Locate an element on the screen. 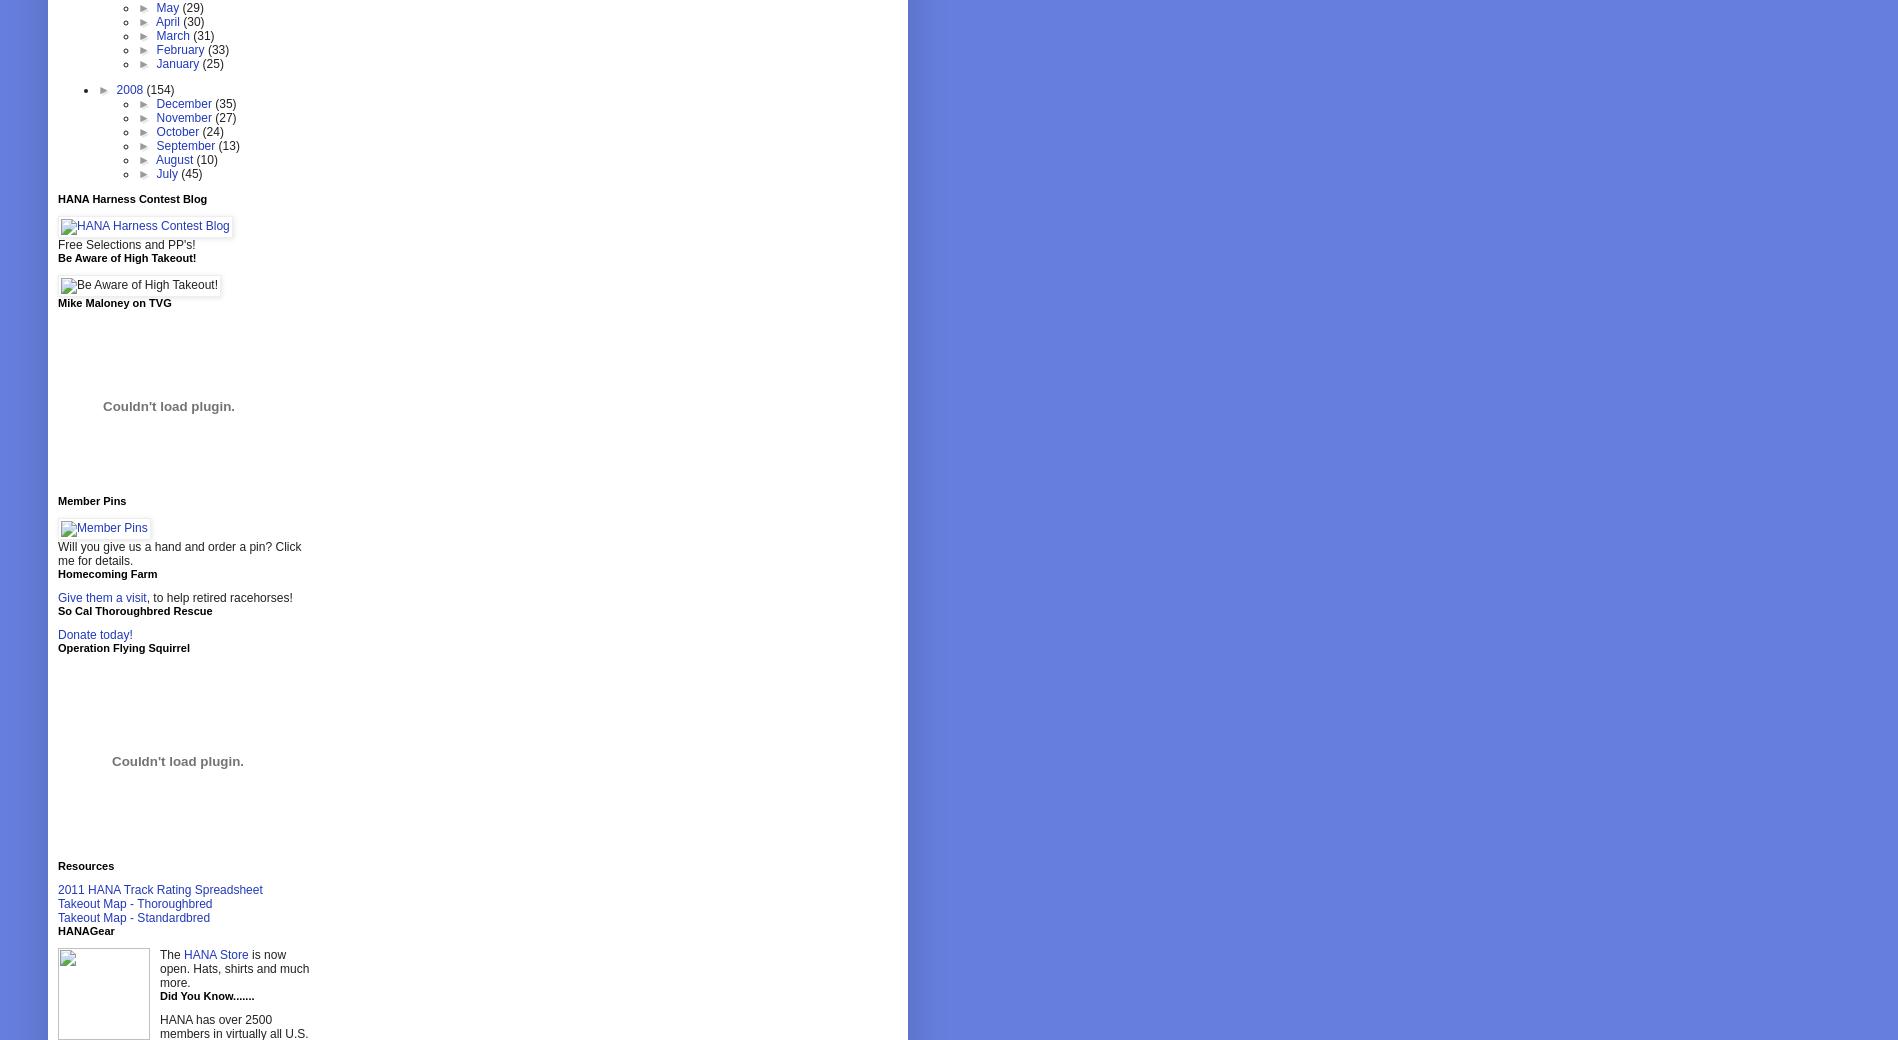  '(45)' is located at coordinates (180, 173).